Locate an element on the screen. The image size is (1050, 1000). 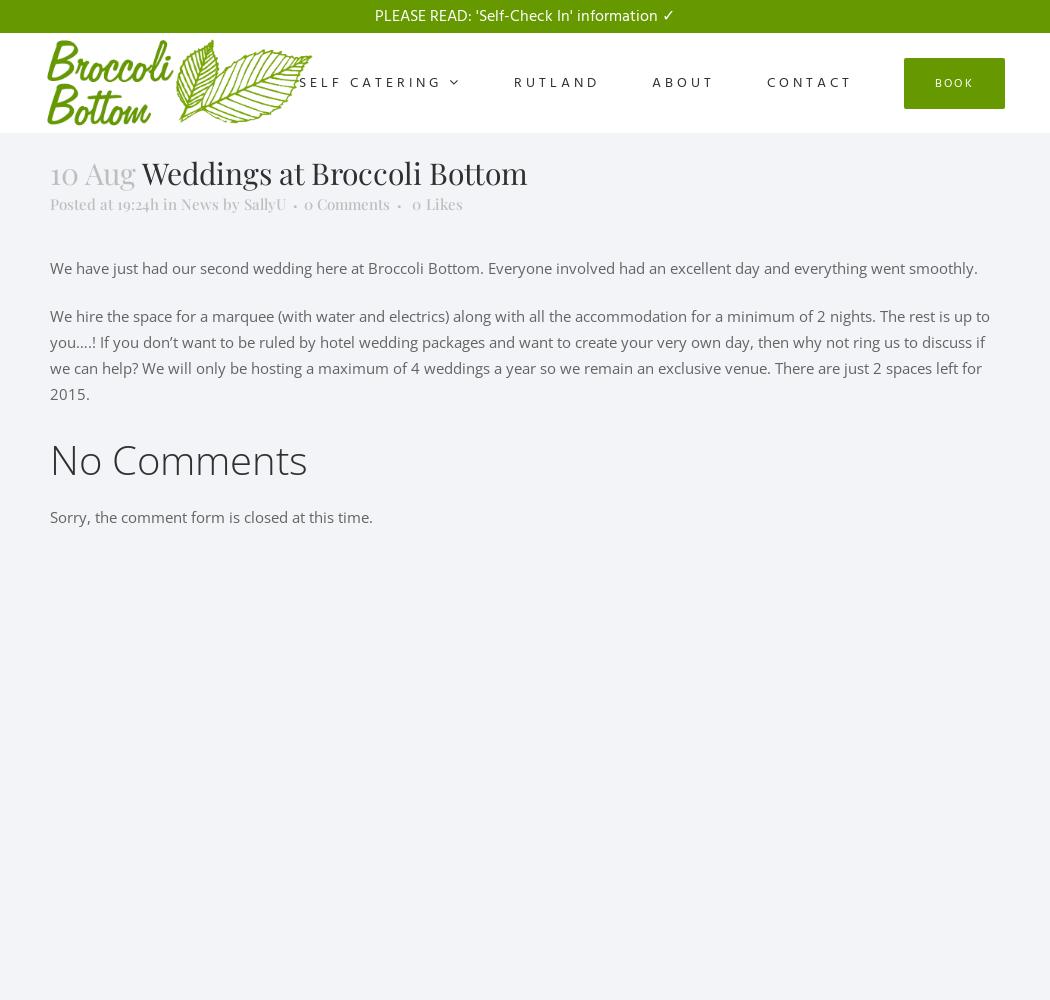
'Book' is located at coordinates (953, 81).